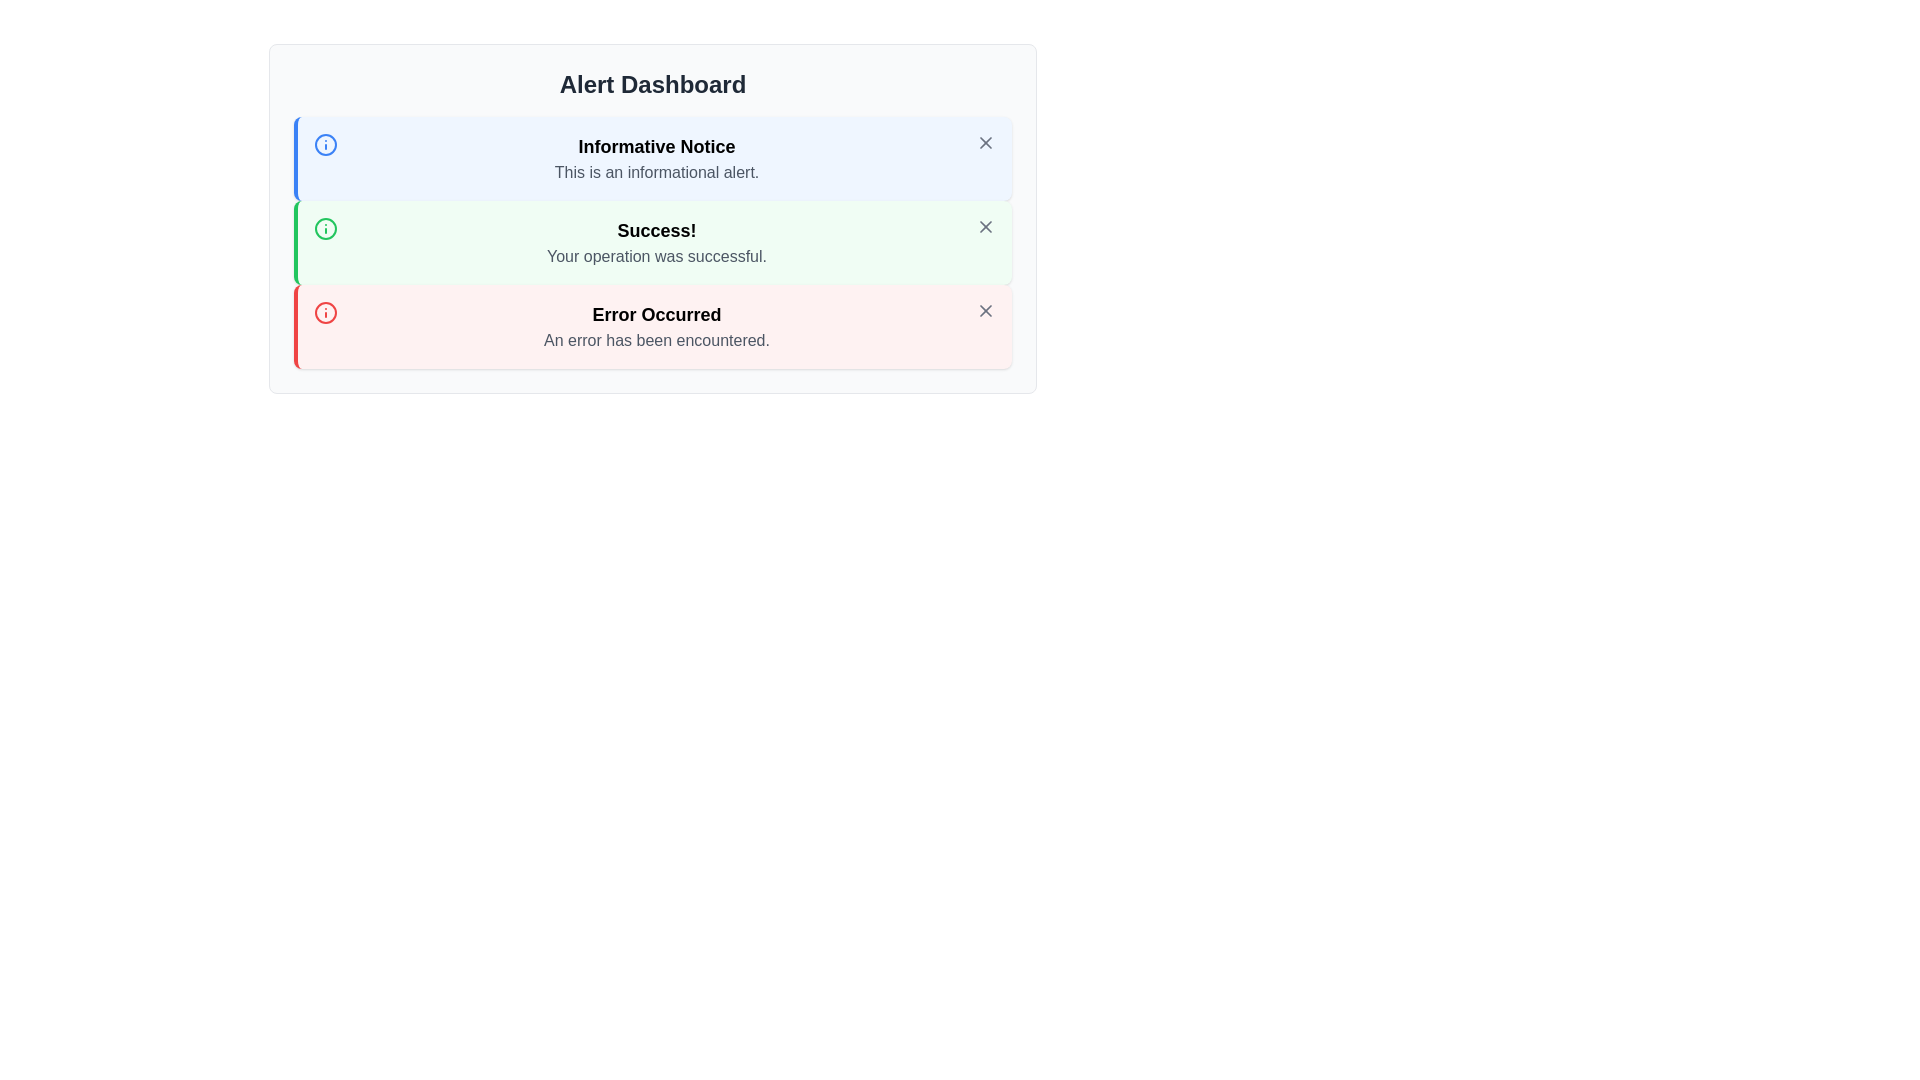 Image resolution: width=1920 pixels, height=1080 pixels. I want to click on the center of the Close Button located in the top-right corner of the 'Error Occurred' alert box, so click(985, 311).